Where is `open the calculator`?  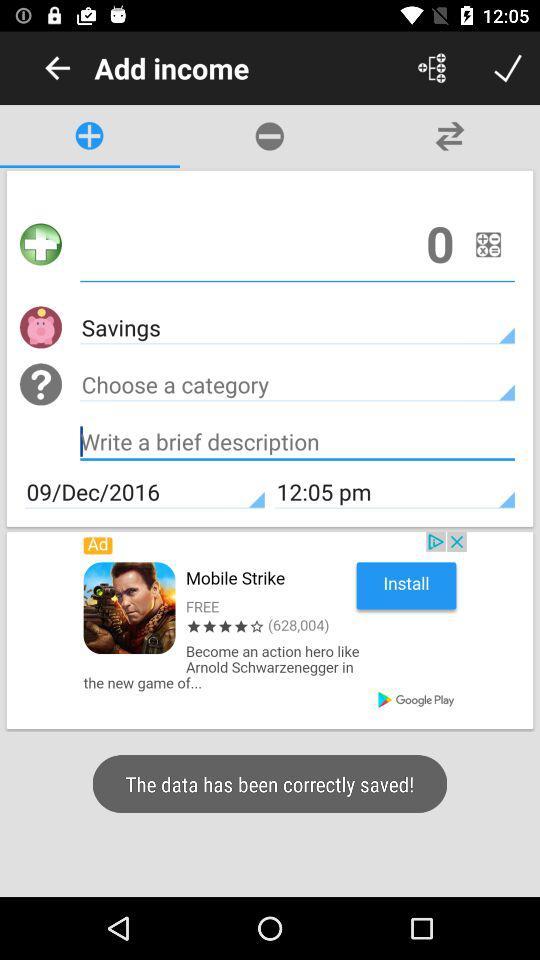 open the calculator is located at coordinates (487, 243).